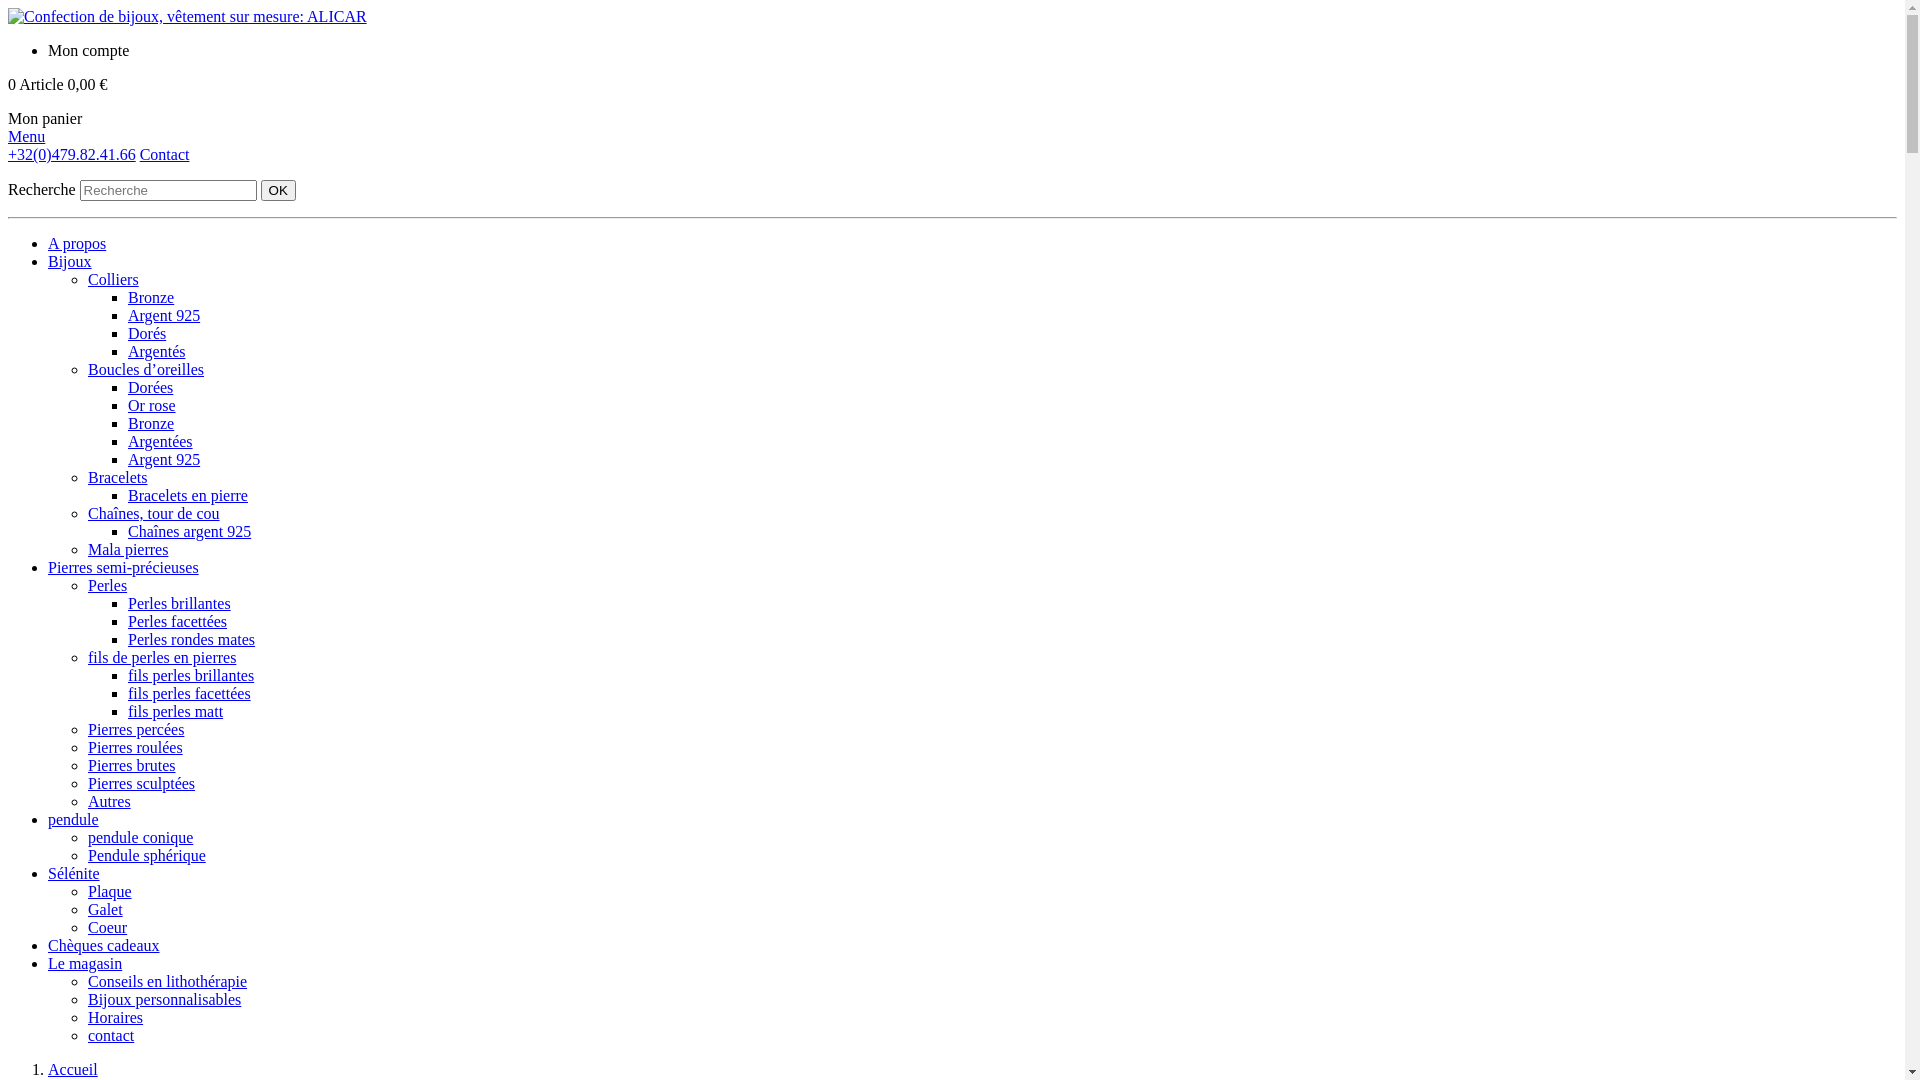 The image size is (1920, 1080). I want to click on 'fils perles matt', so click(175, 710).